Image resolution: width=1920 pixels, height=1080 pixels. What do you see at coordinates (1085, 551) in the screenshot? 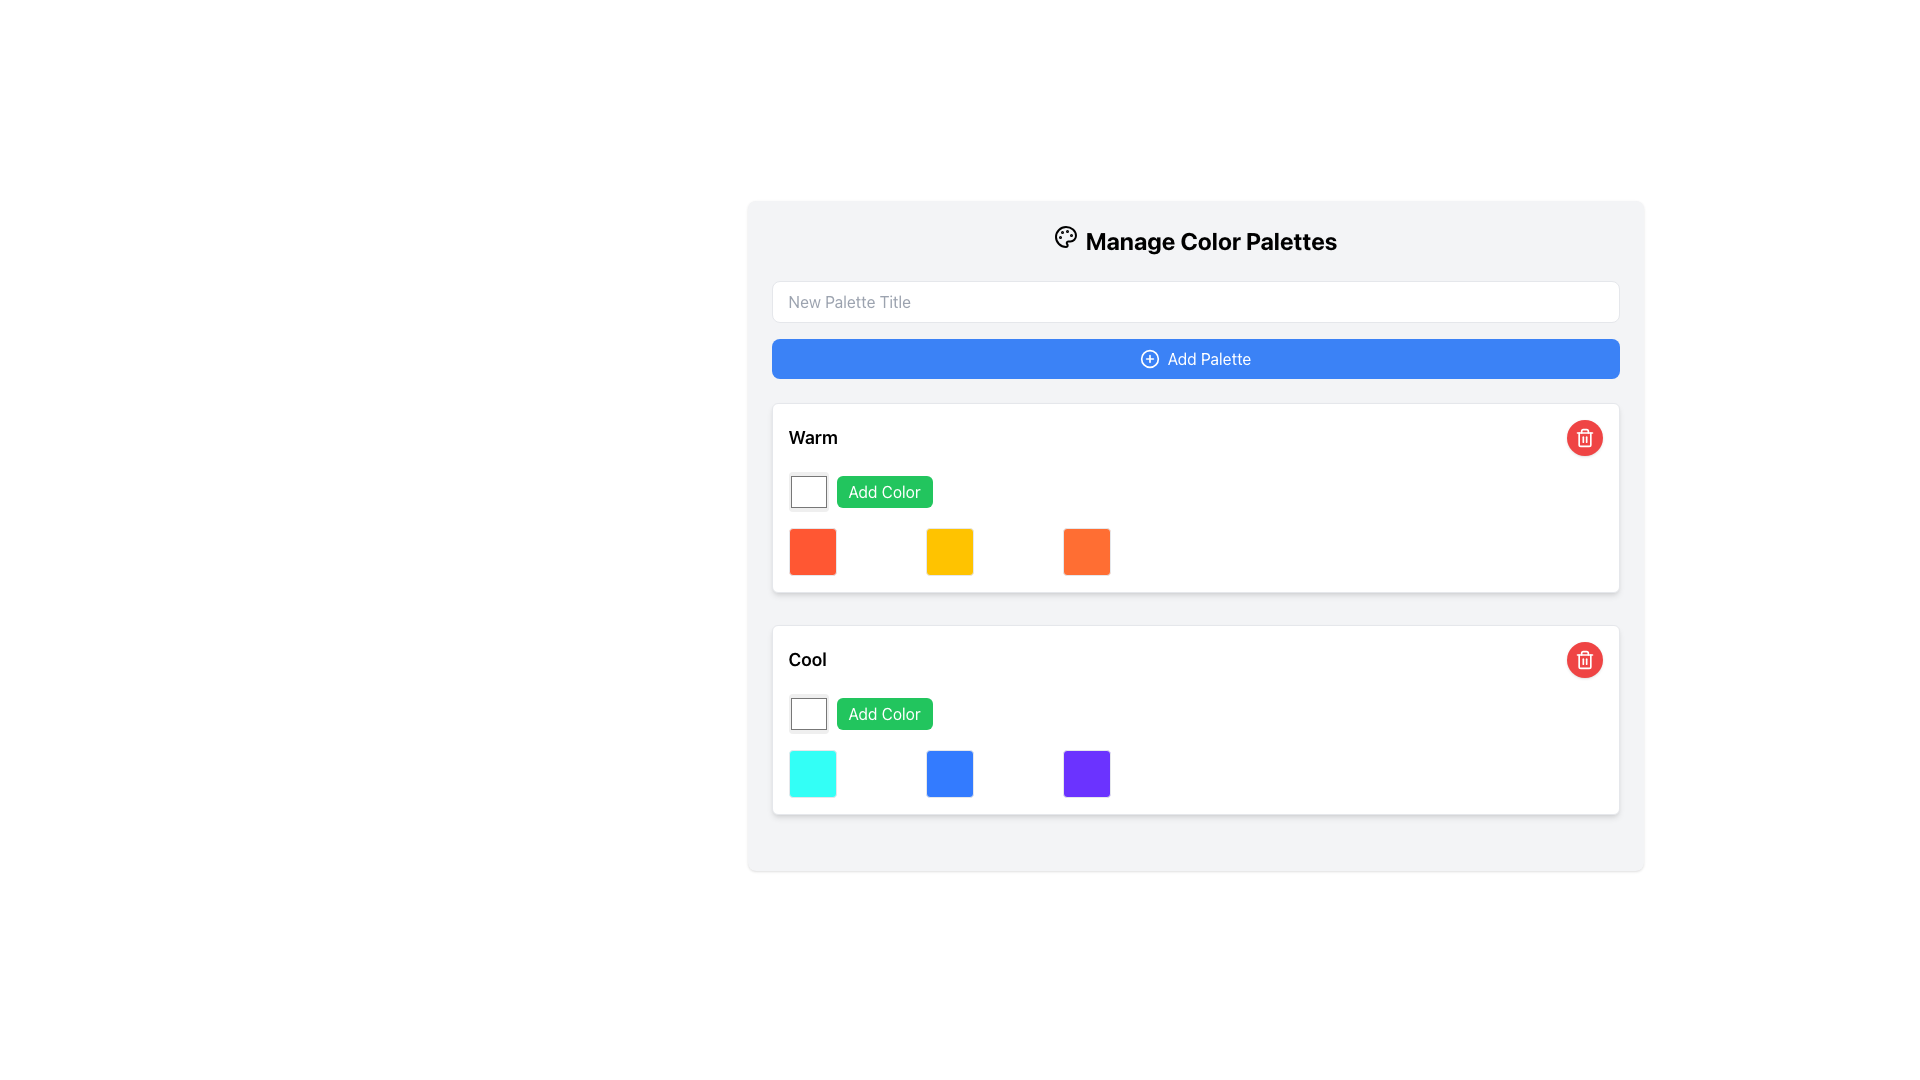
I see `the Color Picker Button, which is the third item in the row of colored elements under the 'Warm' section` at bounding box center [1085, 551].